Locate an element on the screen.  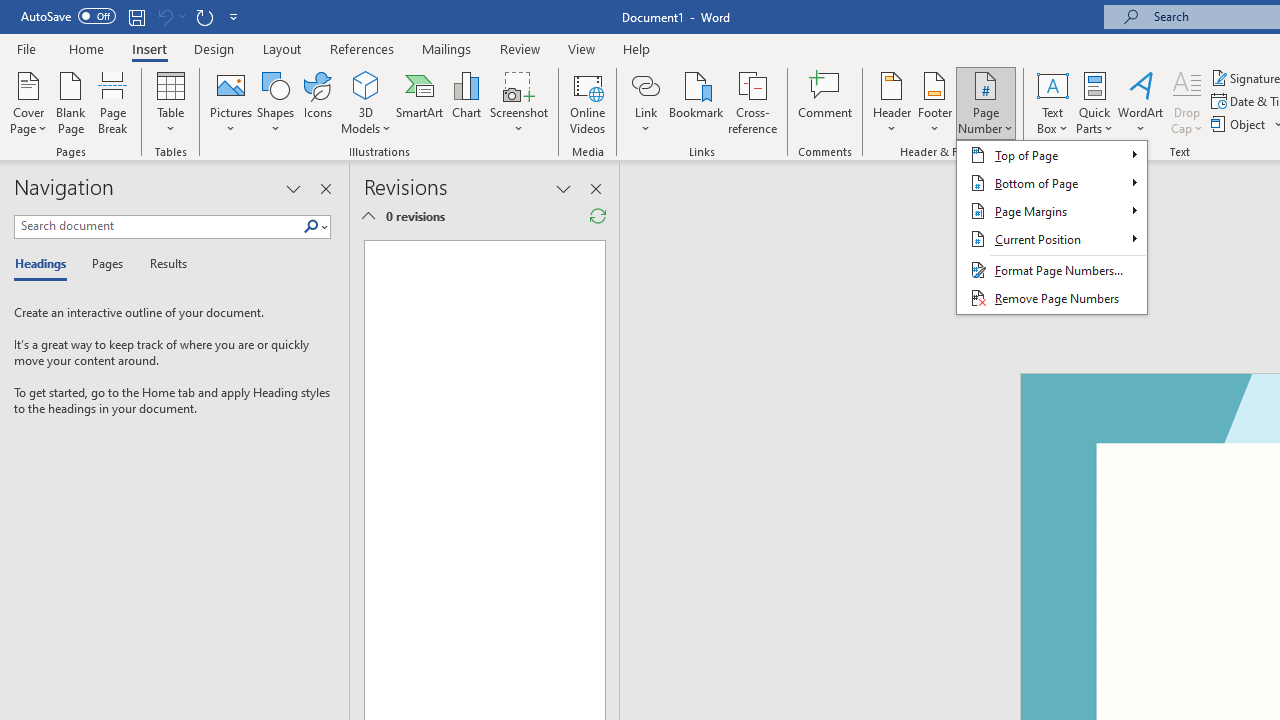
'Repeat Doc Close' is located at coordinates (204, 16).